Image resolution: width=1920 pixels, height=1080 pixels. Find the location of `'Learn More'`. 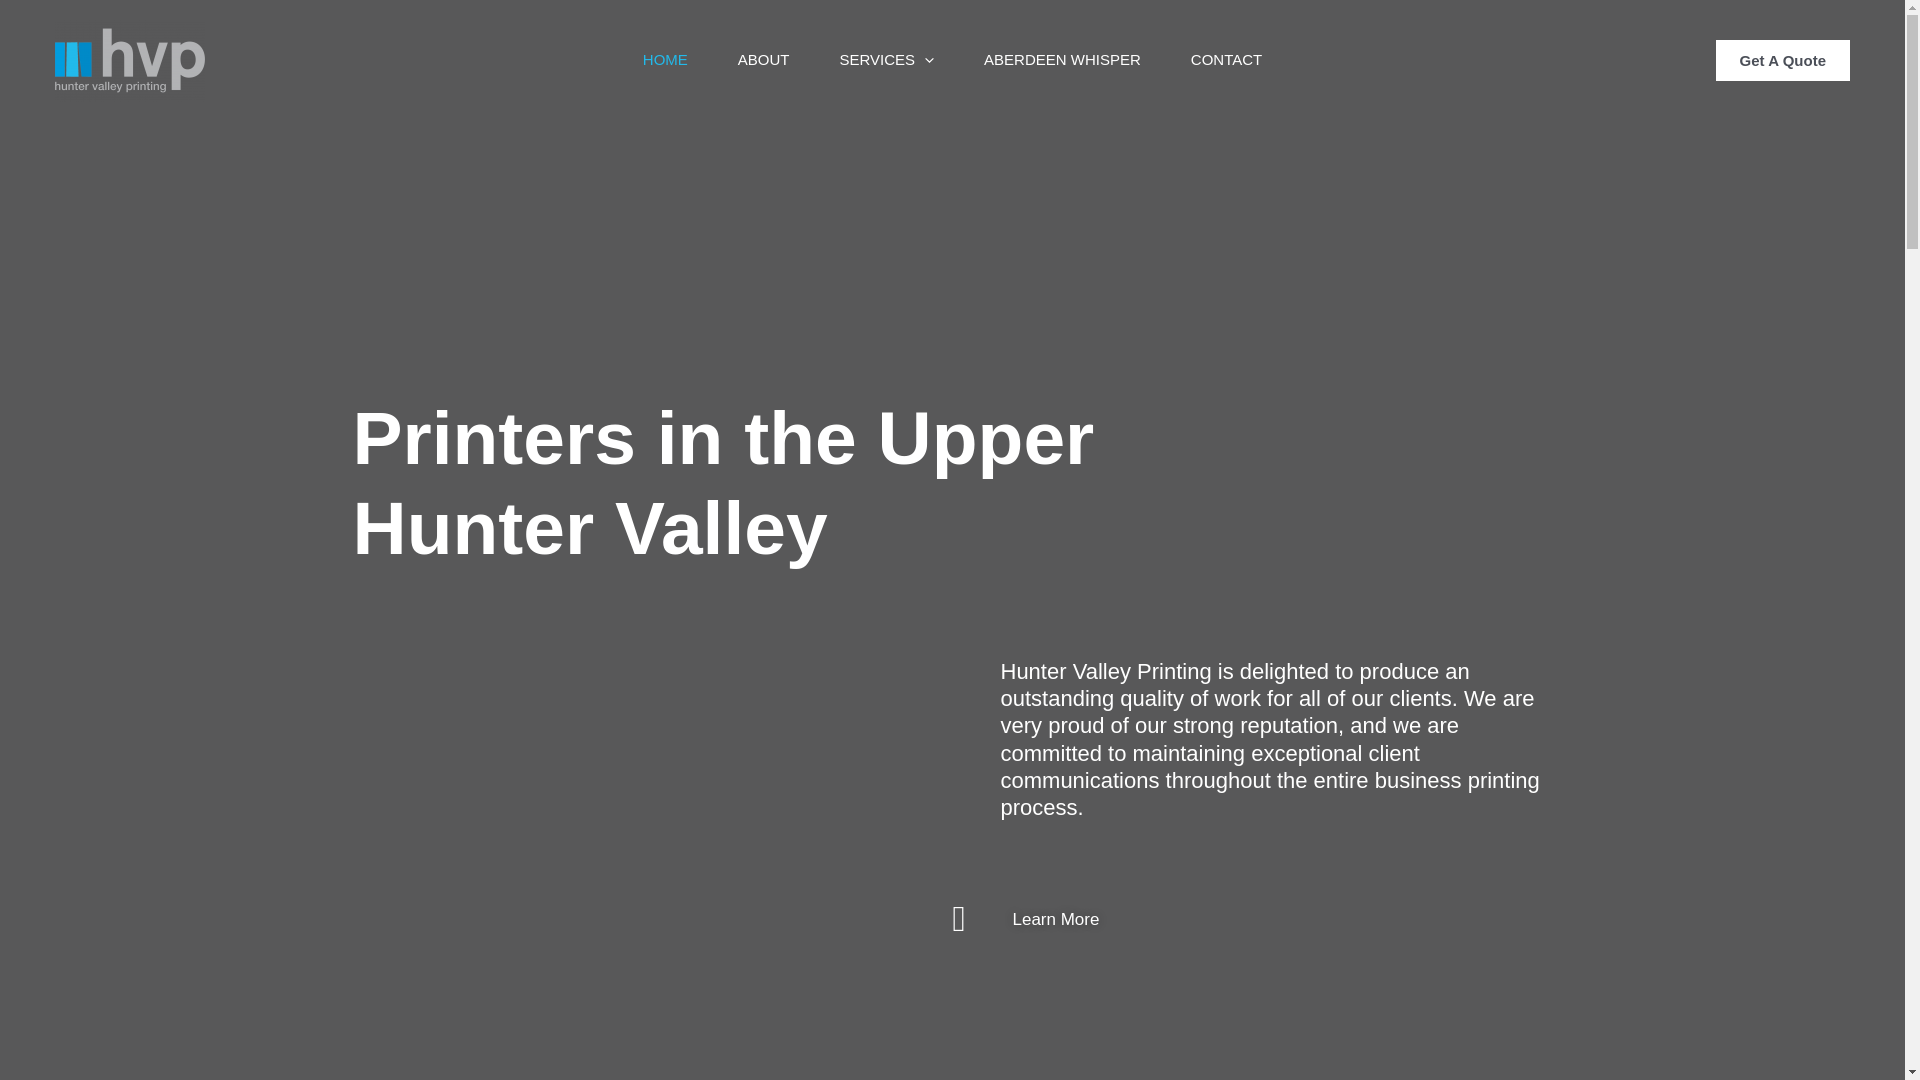

'Learn More' is located at coordinates (950, 918).